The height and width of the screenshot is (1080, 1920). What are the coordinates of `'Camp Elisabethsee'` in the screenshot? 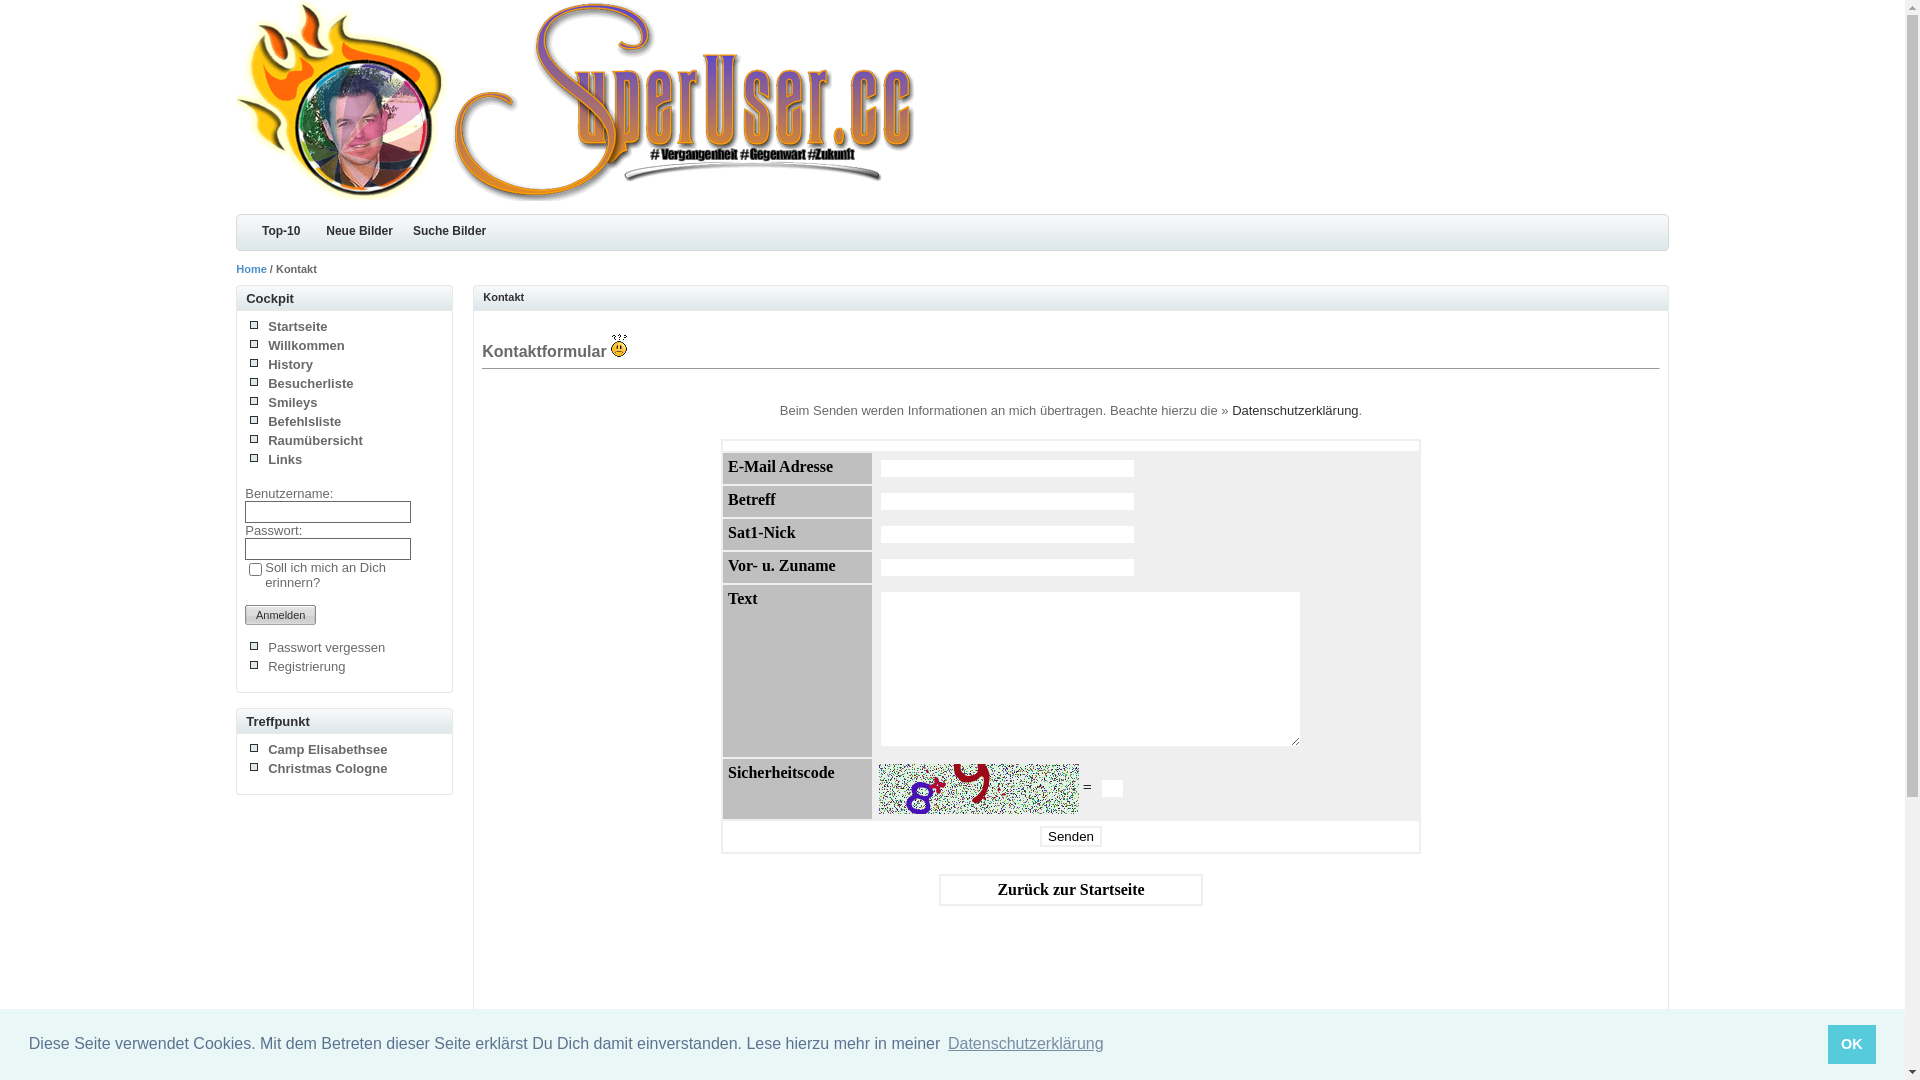 It's located at (327, 749).